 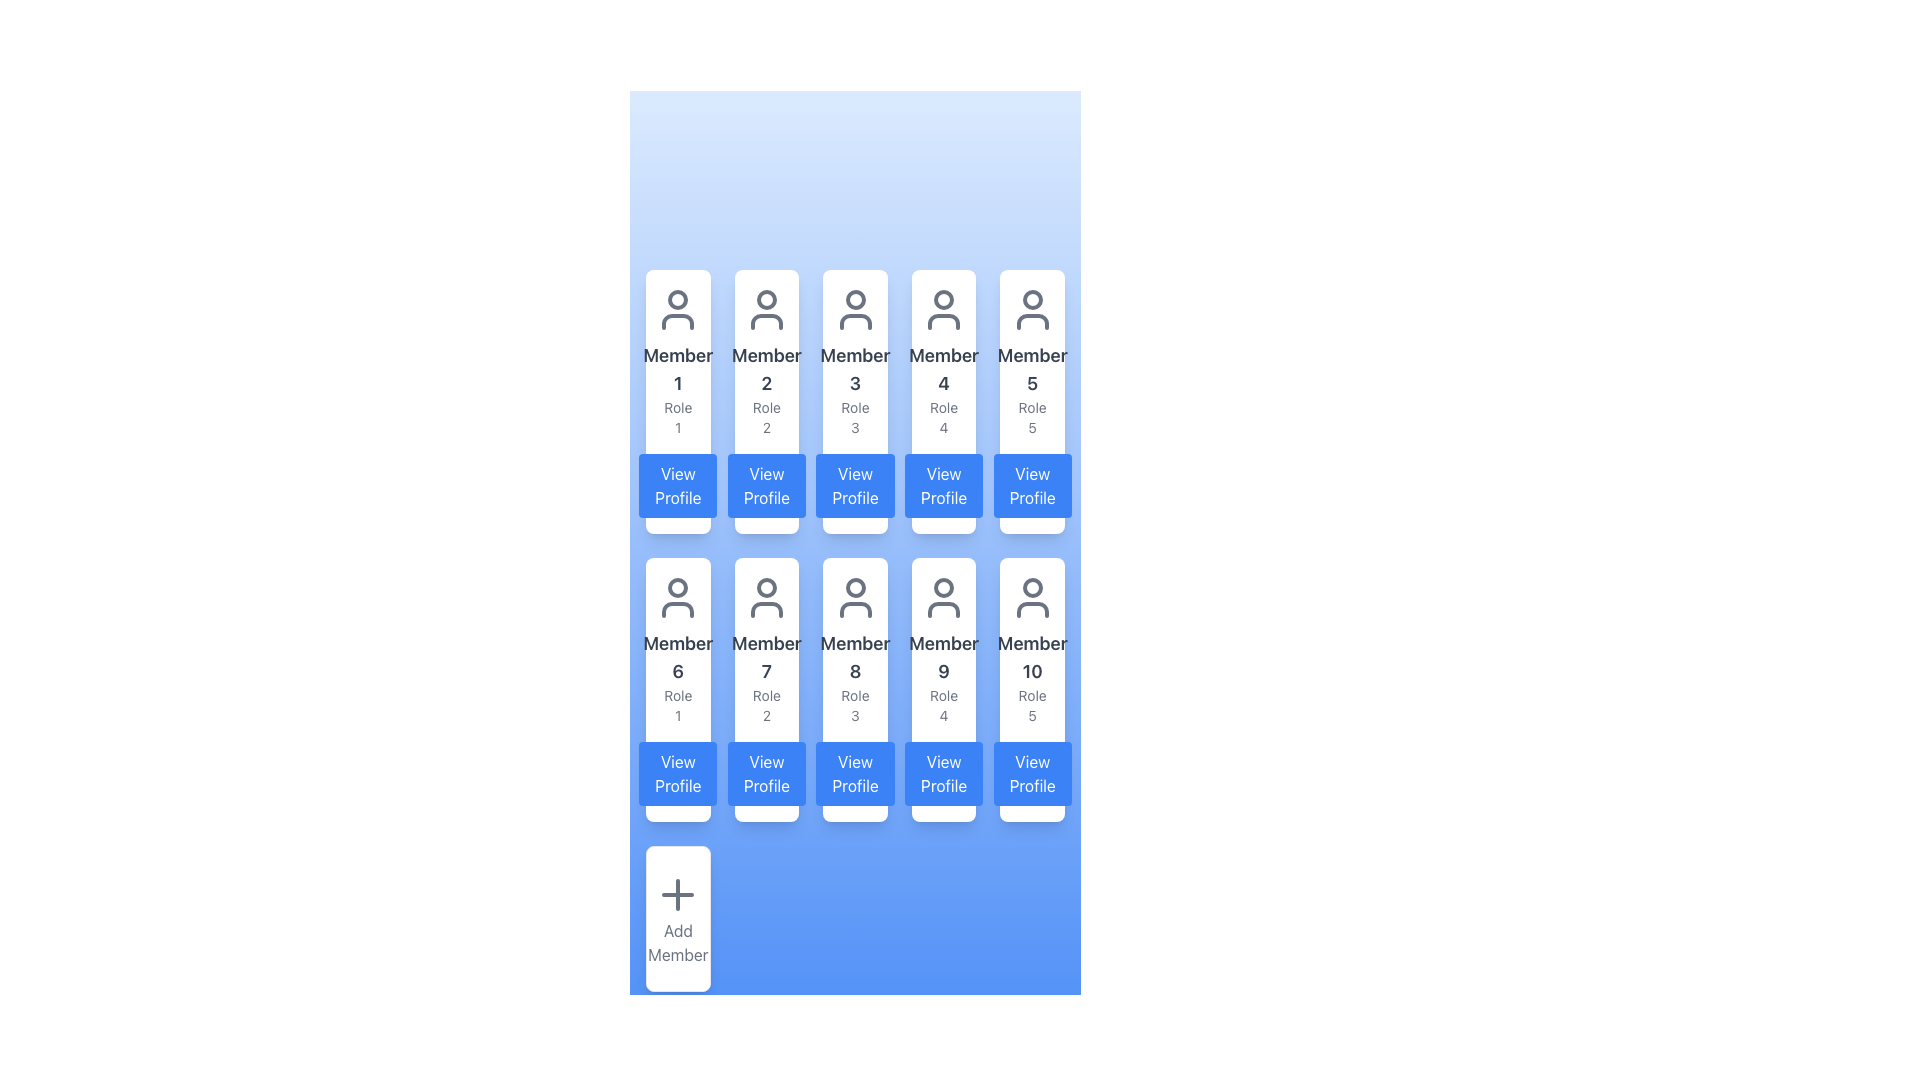 I want to click on the semicircular graphical icon component representing the lower part of the user icon for 'Member 10', located in the second row's fifth column, so click(x=1032, y=608).